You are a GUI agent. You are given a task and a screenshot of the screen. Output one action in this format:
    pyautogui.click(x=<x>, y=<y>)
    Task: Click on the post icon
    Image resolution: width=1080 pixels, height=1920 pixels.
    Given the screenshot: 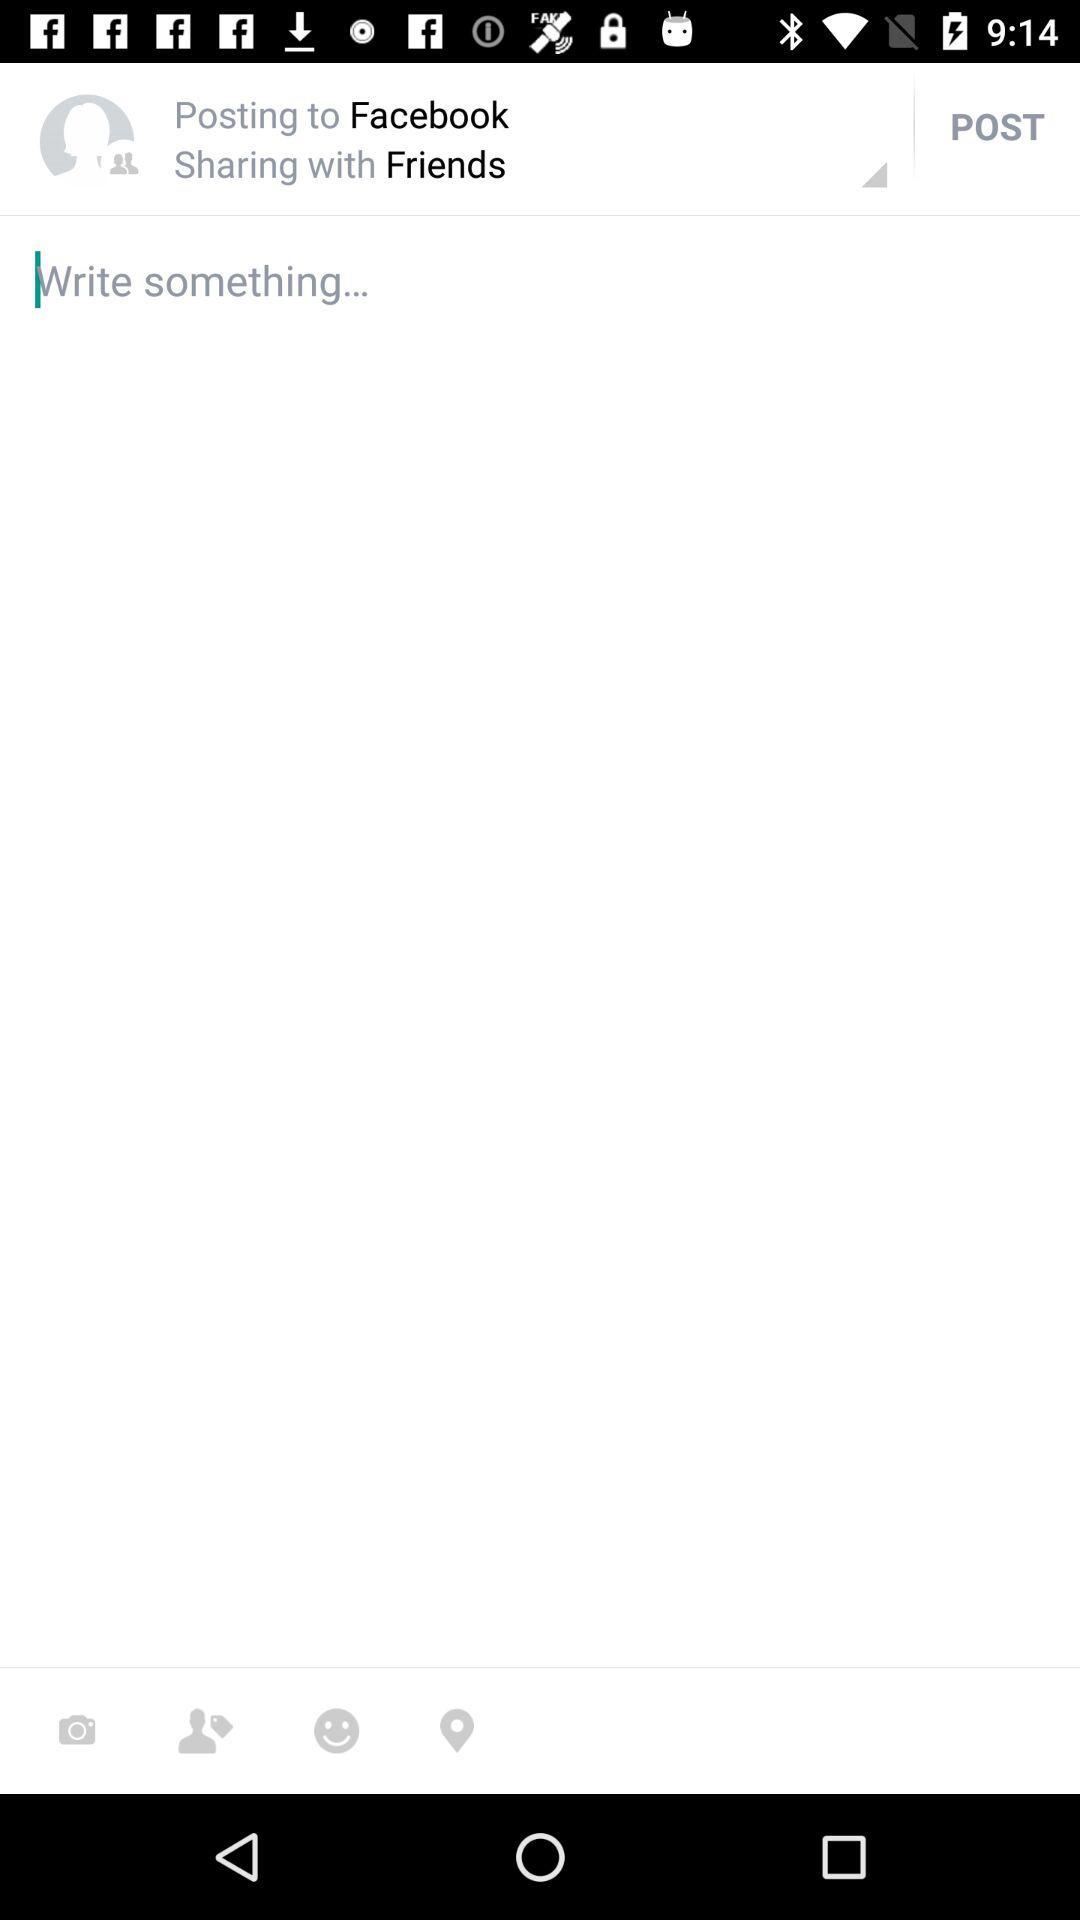 What is the action you would take?
    pyautogui.click(x=997, y=124)
    